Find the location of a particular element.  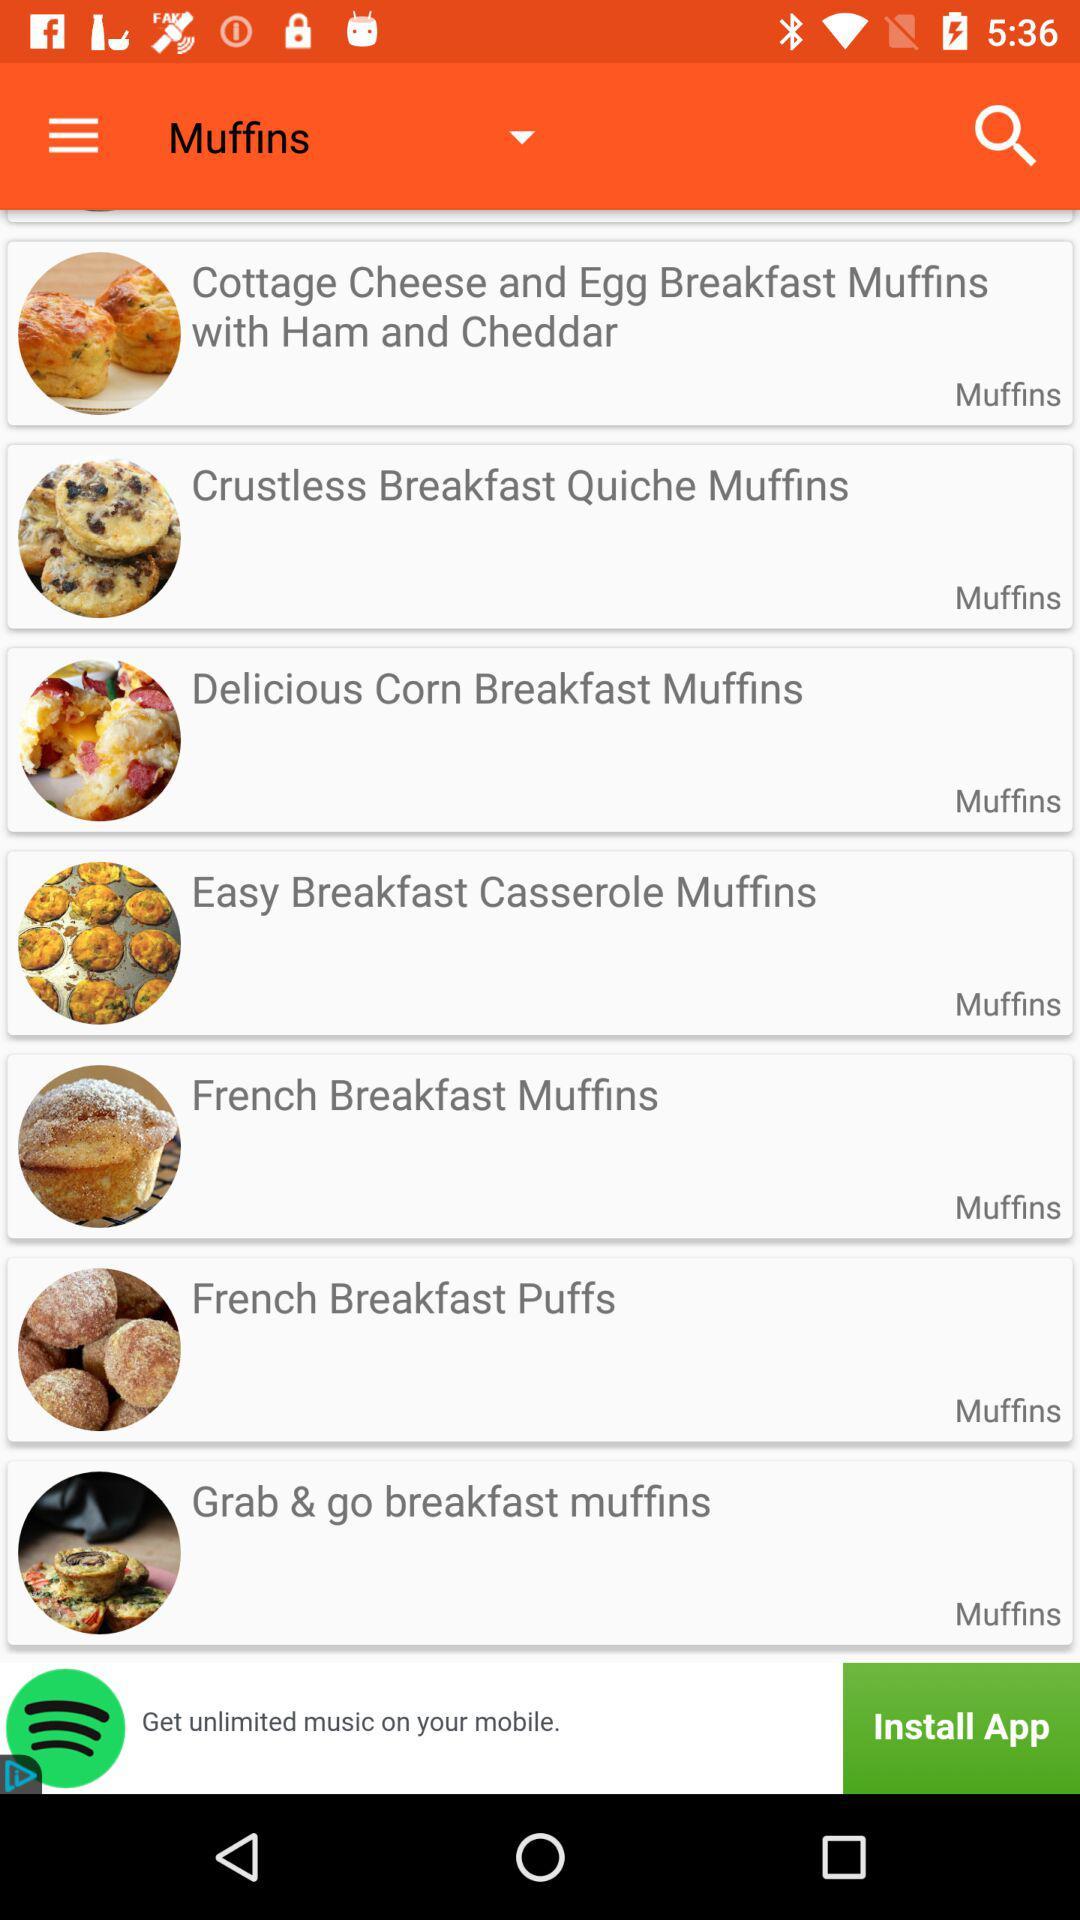

open advertisement is located at coordinates (540, 1727).